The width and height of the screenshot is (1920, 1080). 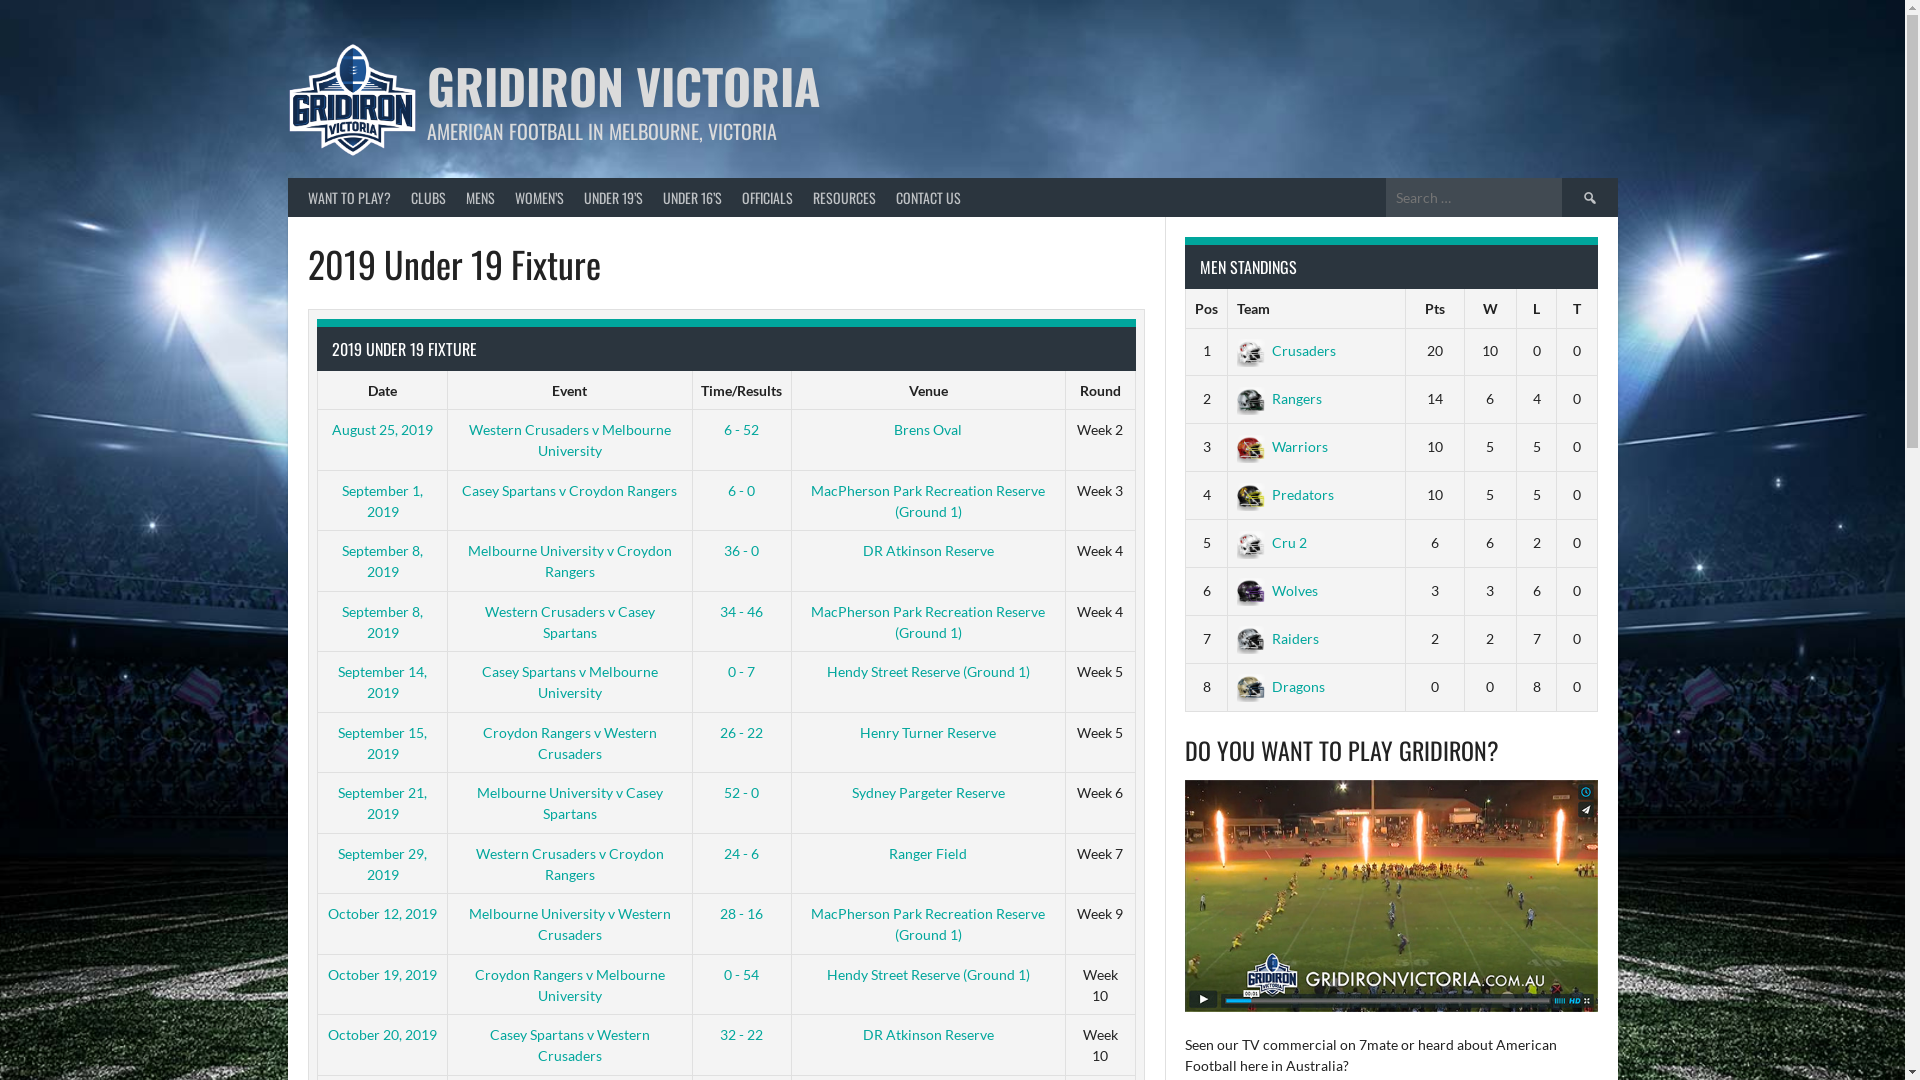 What do you see at coordinates (569, 438) in the screenshot?
I see `'Western Crusaders v Melbourne University'` at bounding box center [569, 438].